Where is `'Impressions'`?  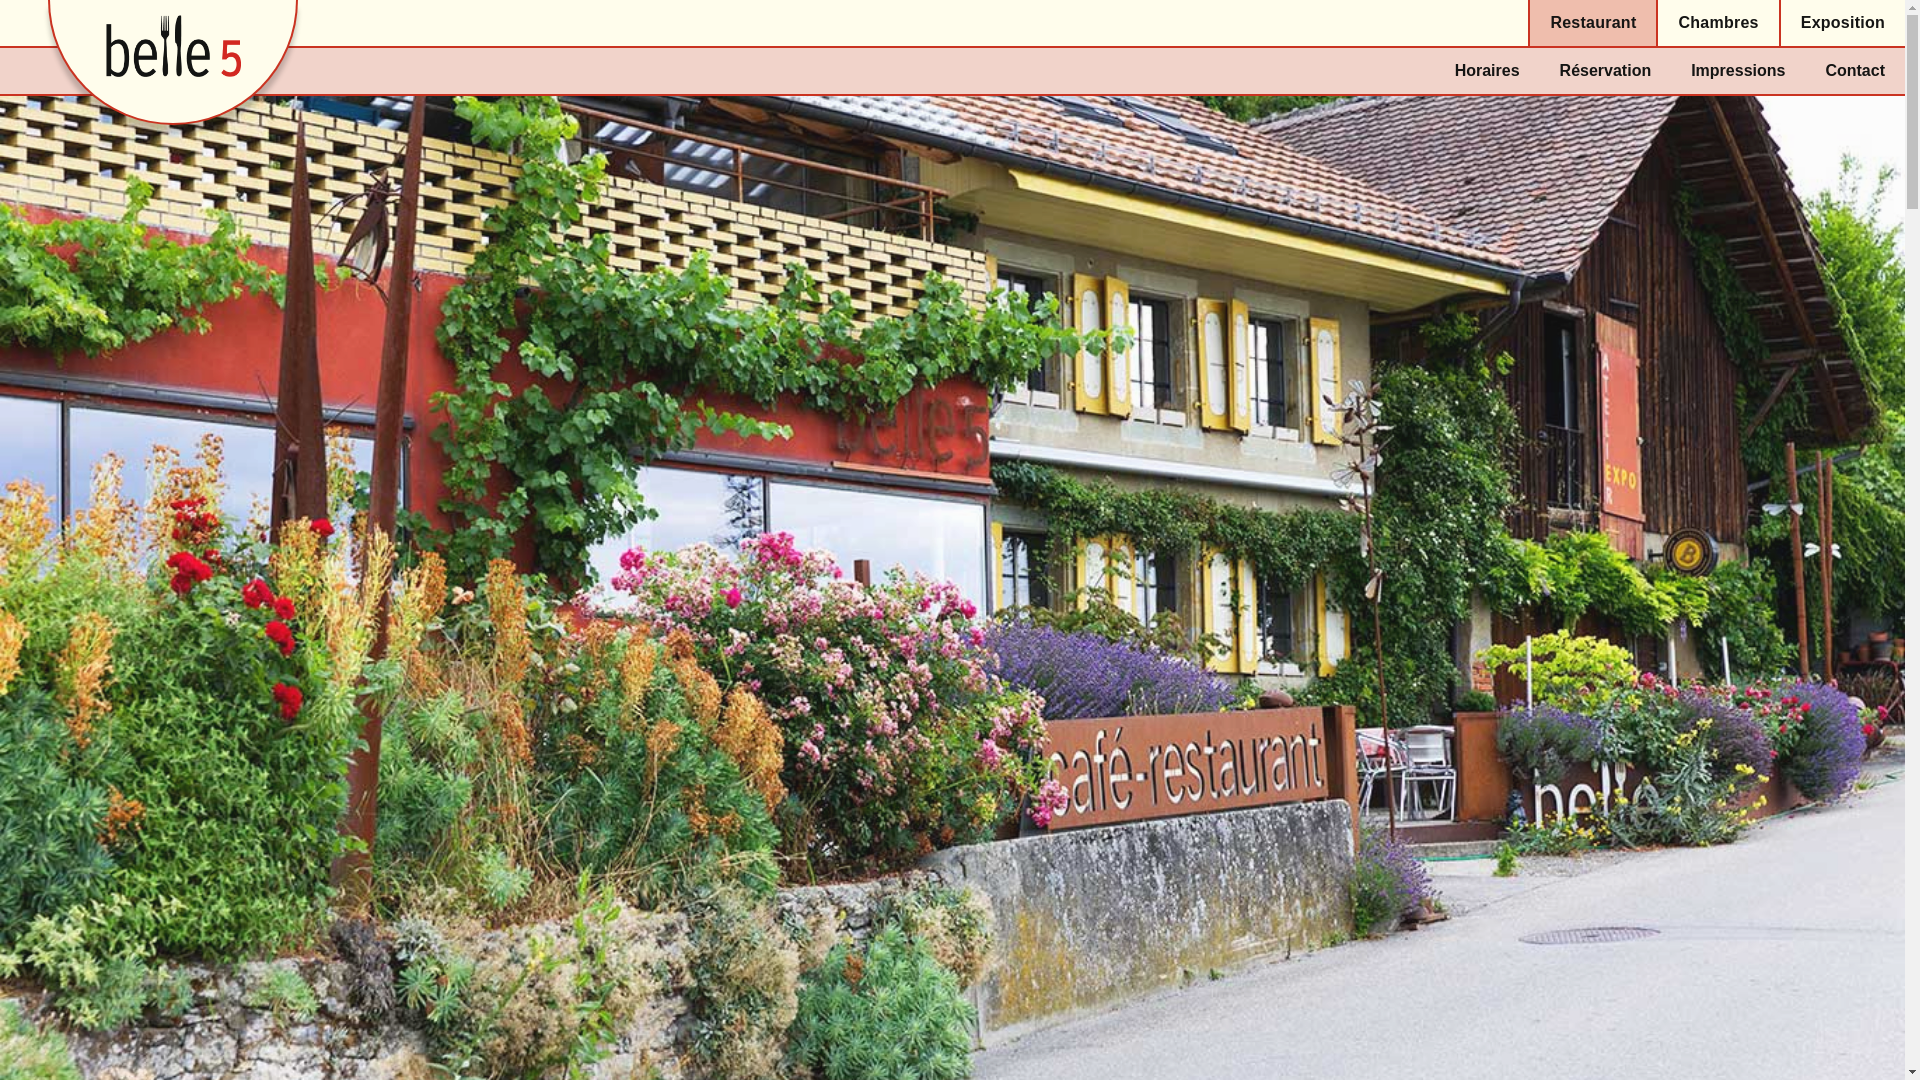 'Impressions' is located at coordinates (1670, 69).